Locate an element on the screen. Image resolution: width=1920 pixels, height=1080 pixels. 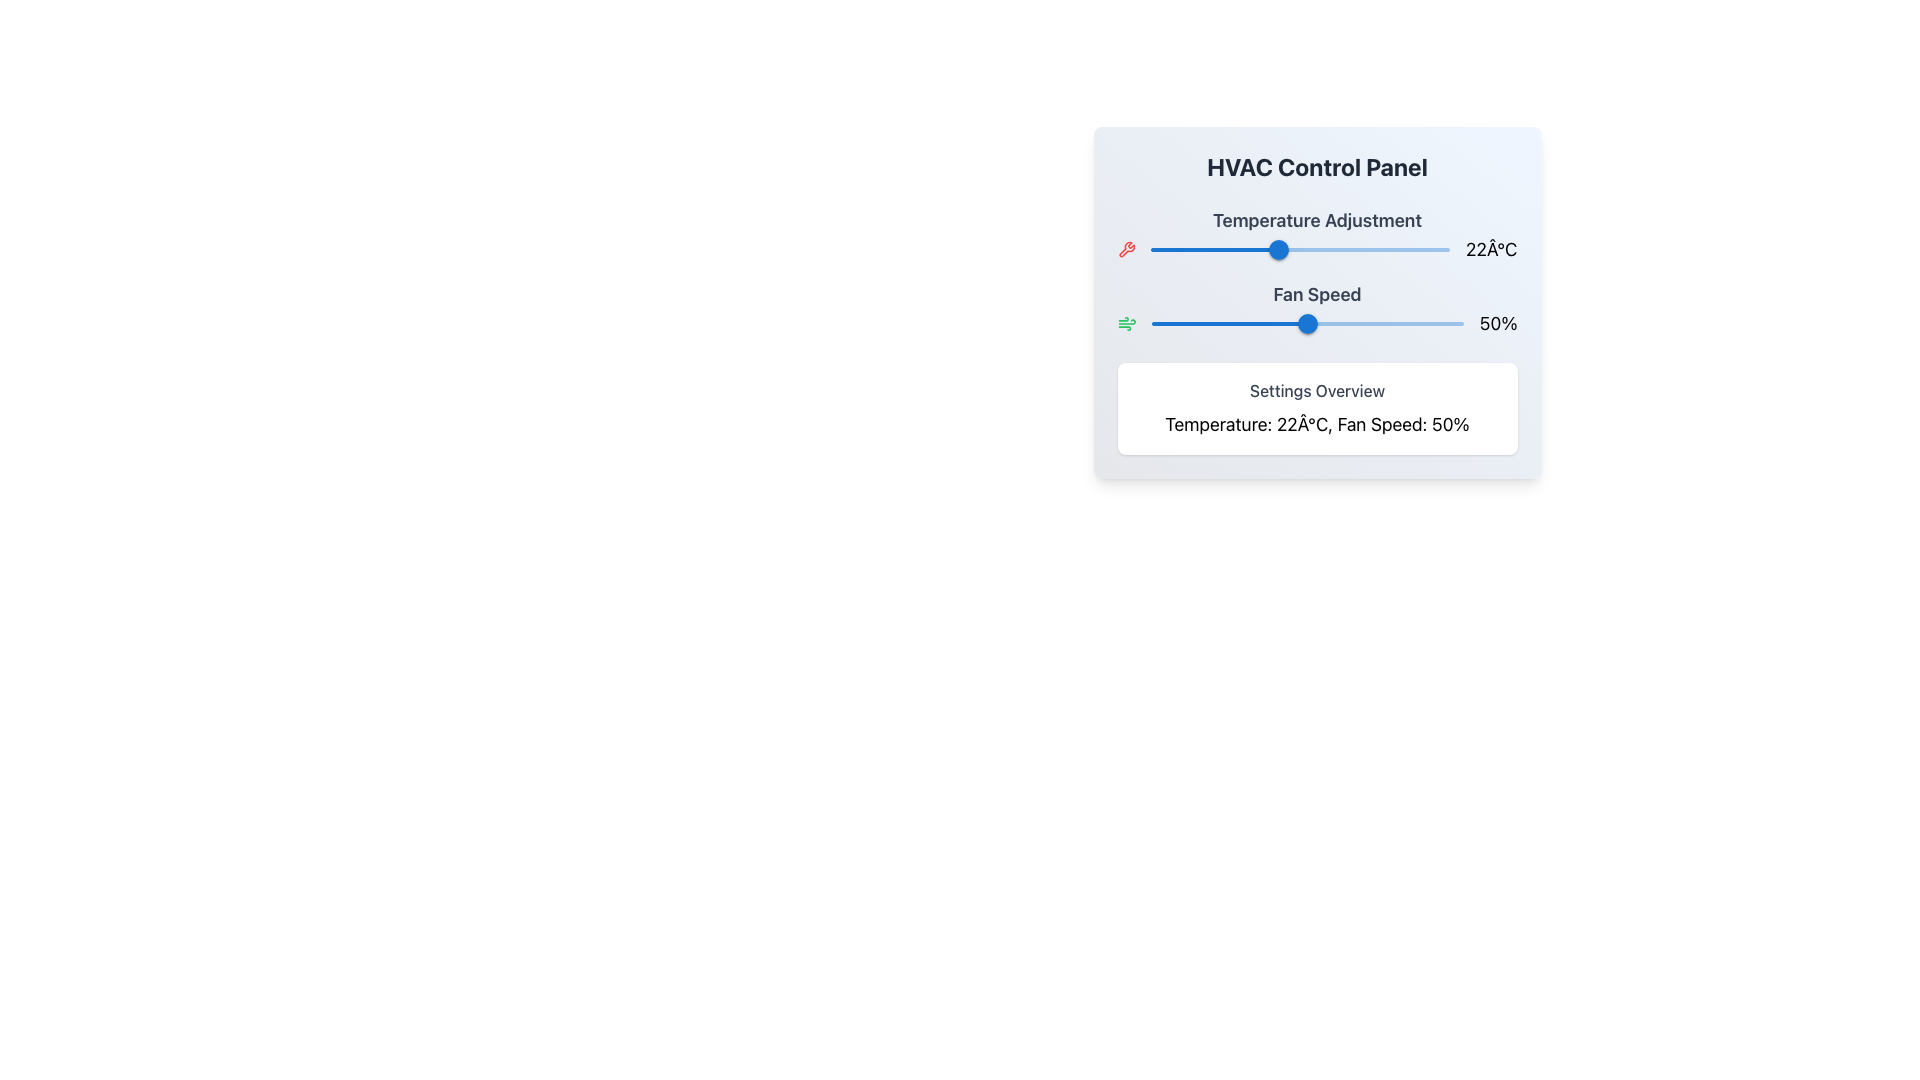
the Static Display Section that shows 'Settings Overview' and current settings like 'Temperature: 22Â°C, Fan Speed: 50%' is located at coordinates (1317, 407).